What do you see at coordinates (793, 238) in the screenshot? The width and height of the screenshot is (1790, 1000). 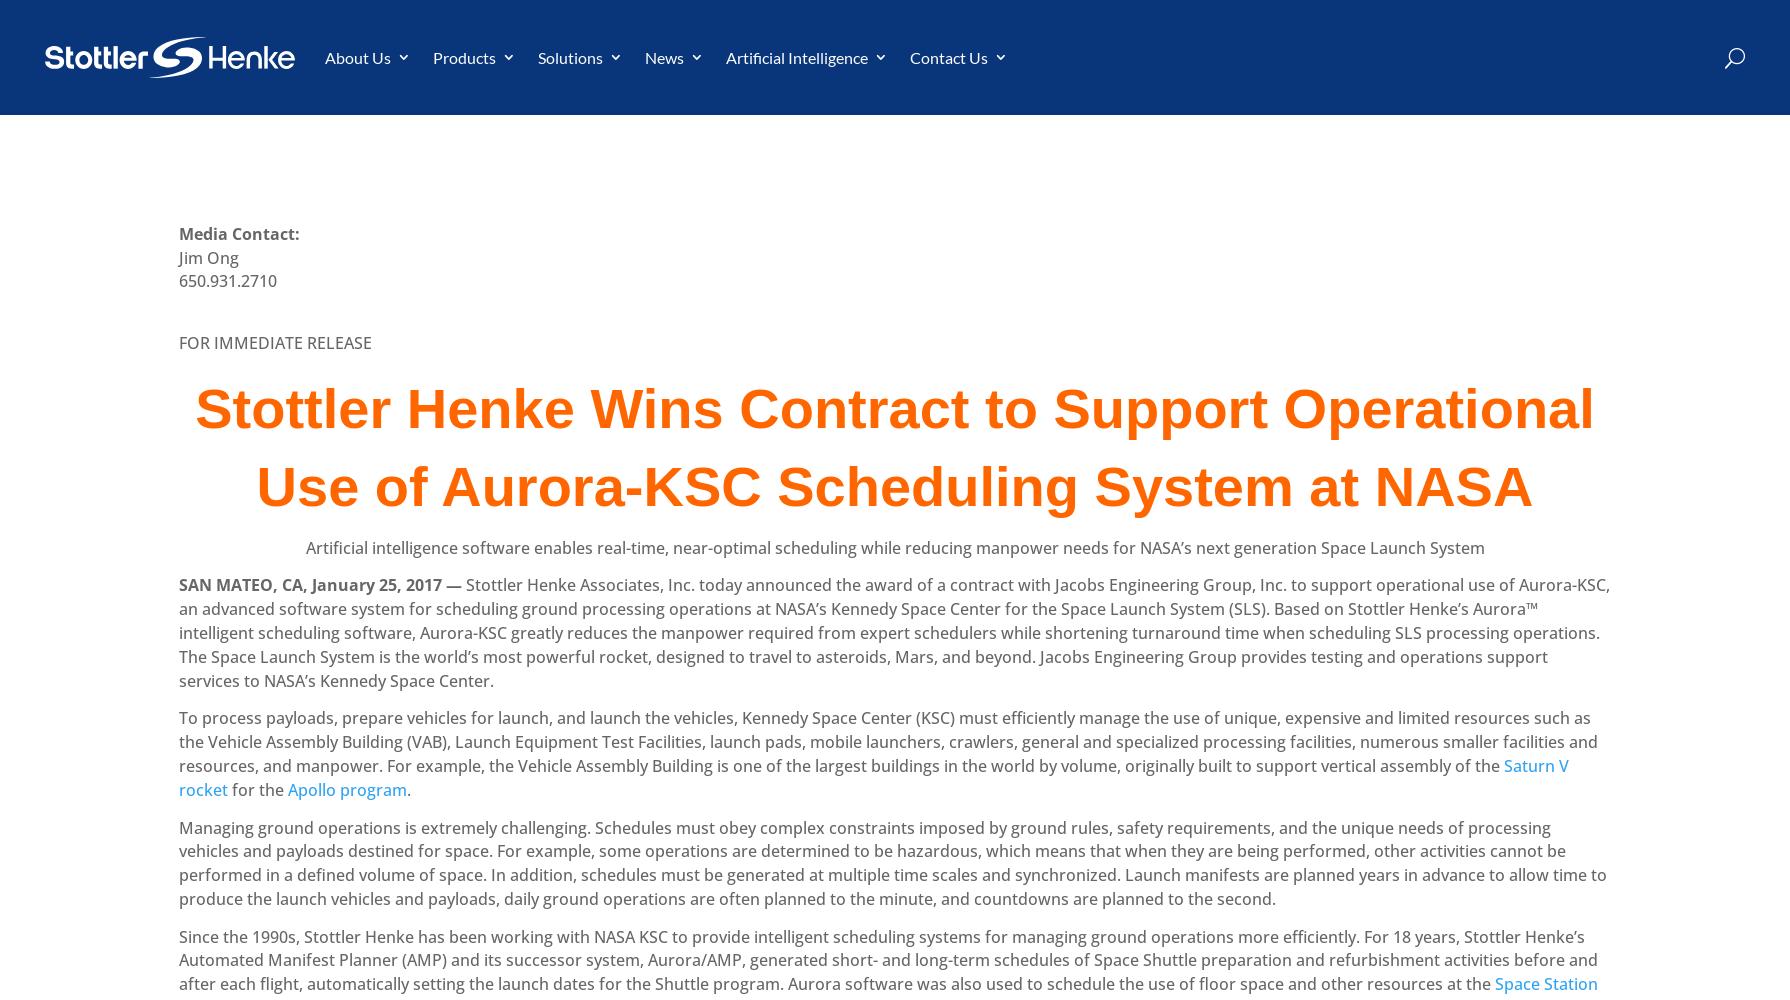 I see `'Quotations'` at bounding box center [793, 238].